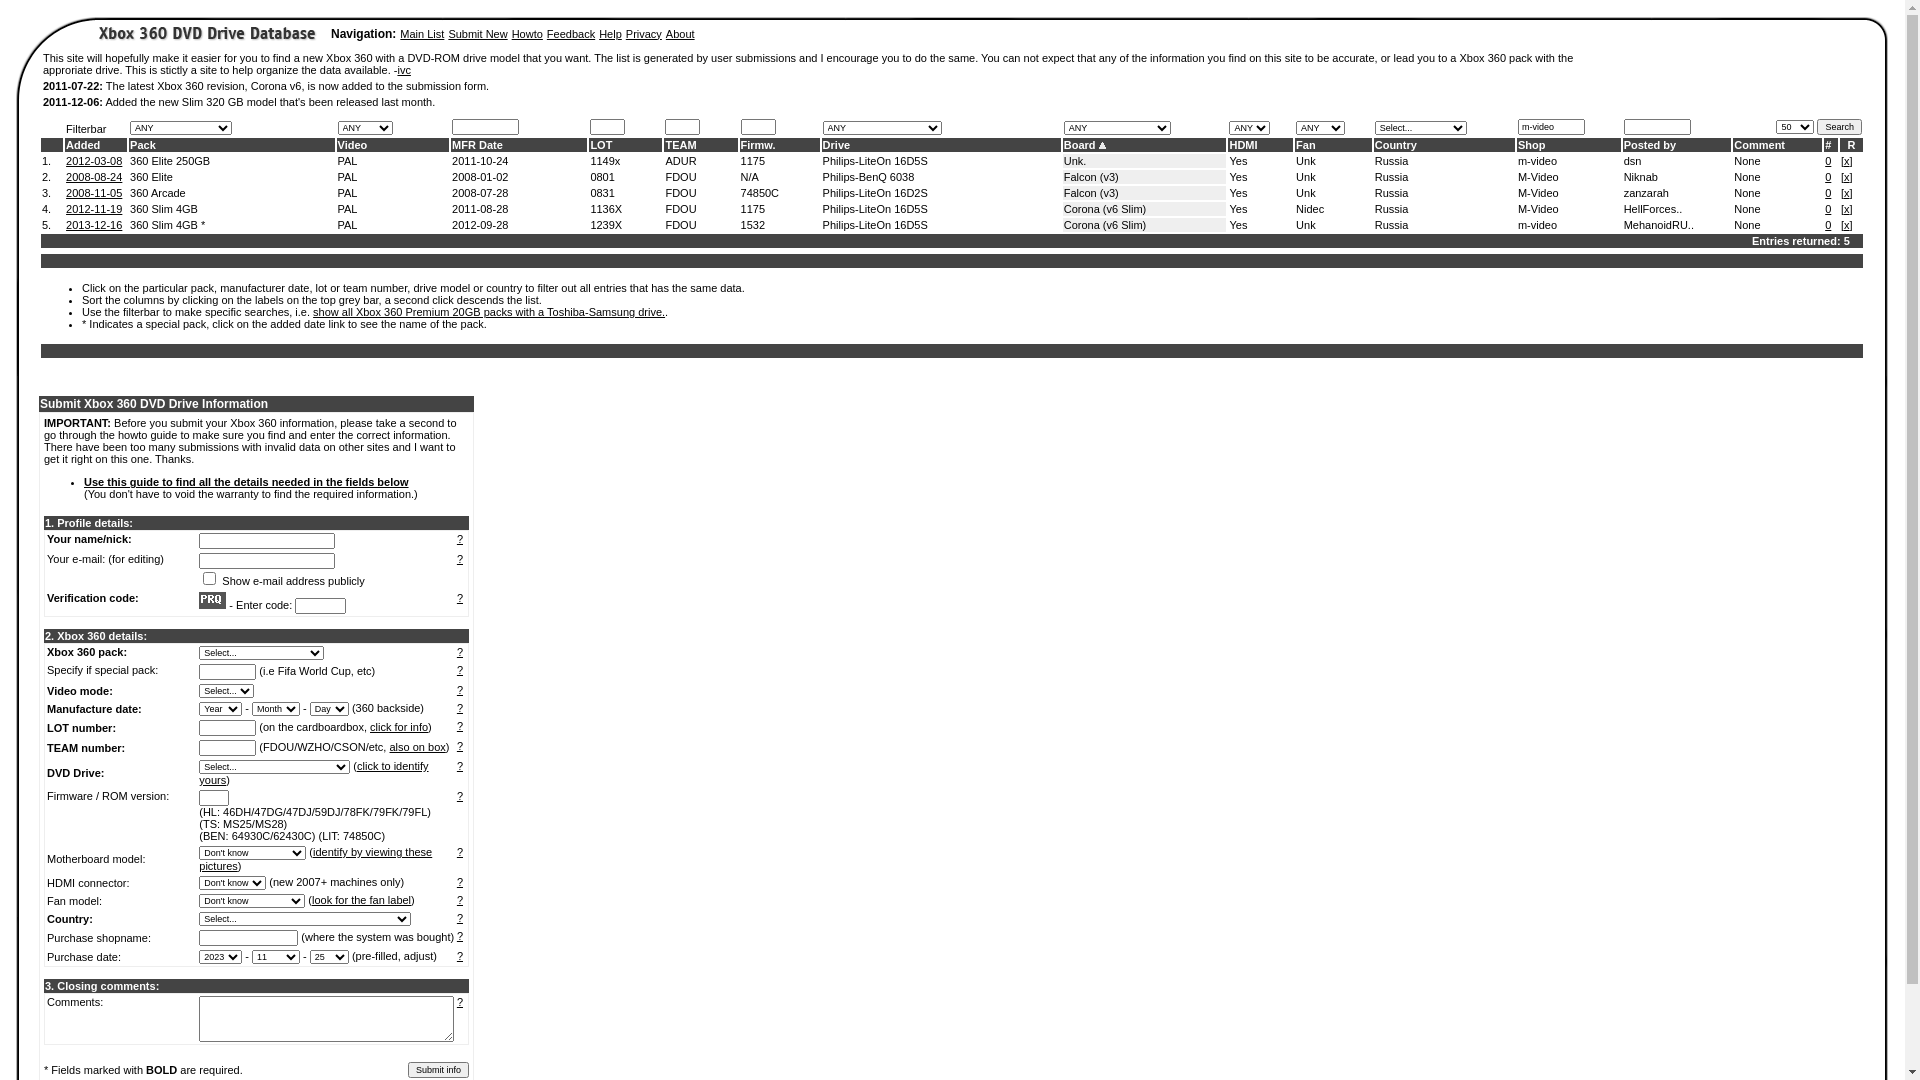  Describe the element at coordinates (875, 192) in the screenshot. I see `'Philips-LiteOn 16D2S'` at that location.